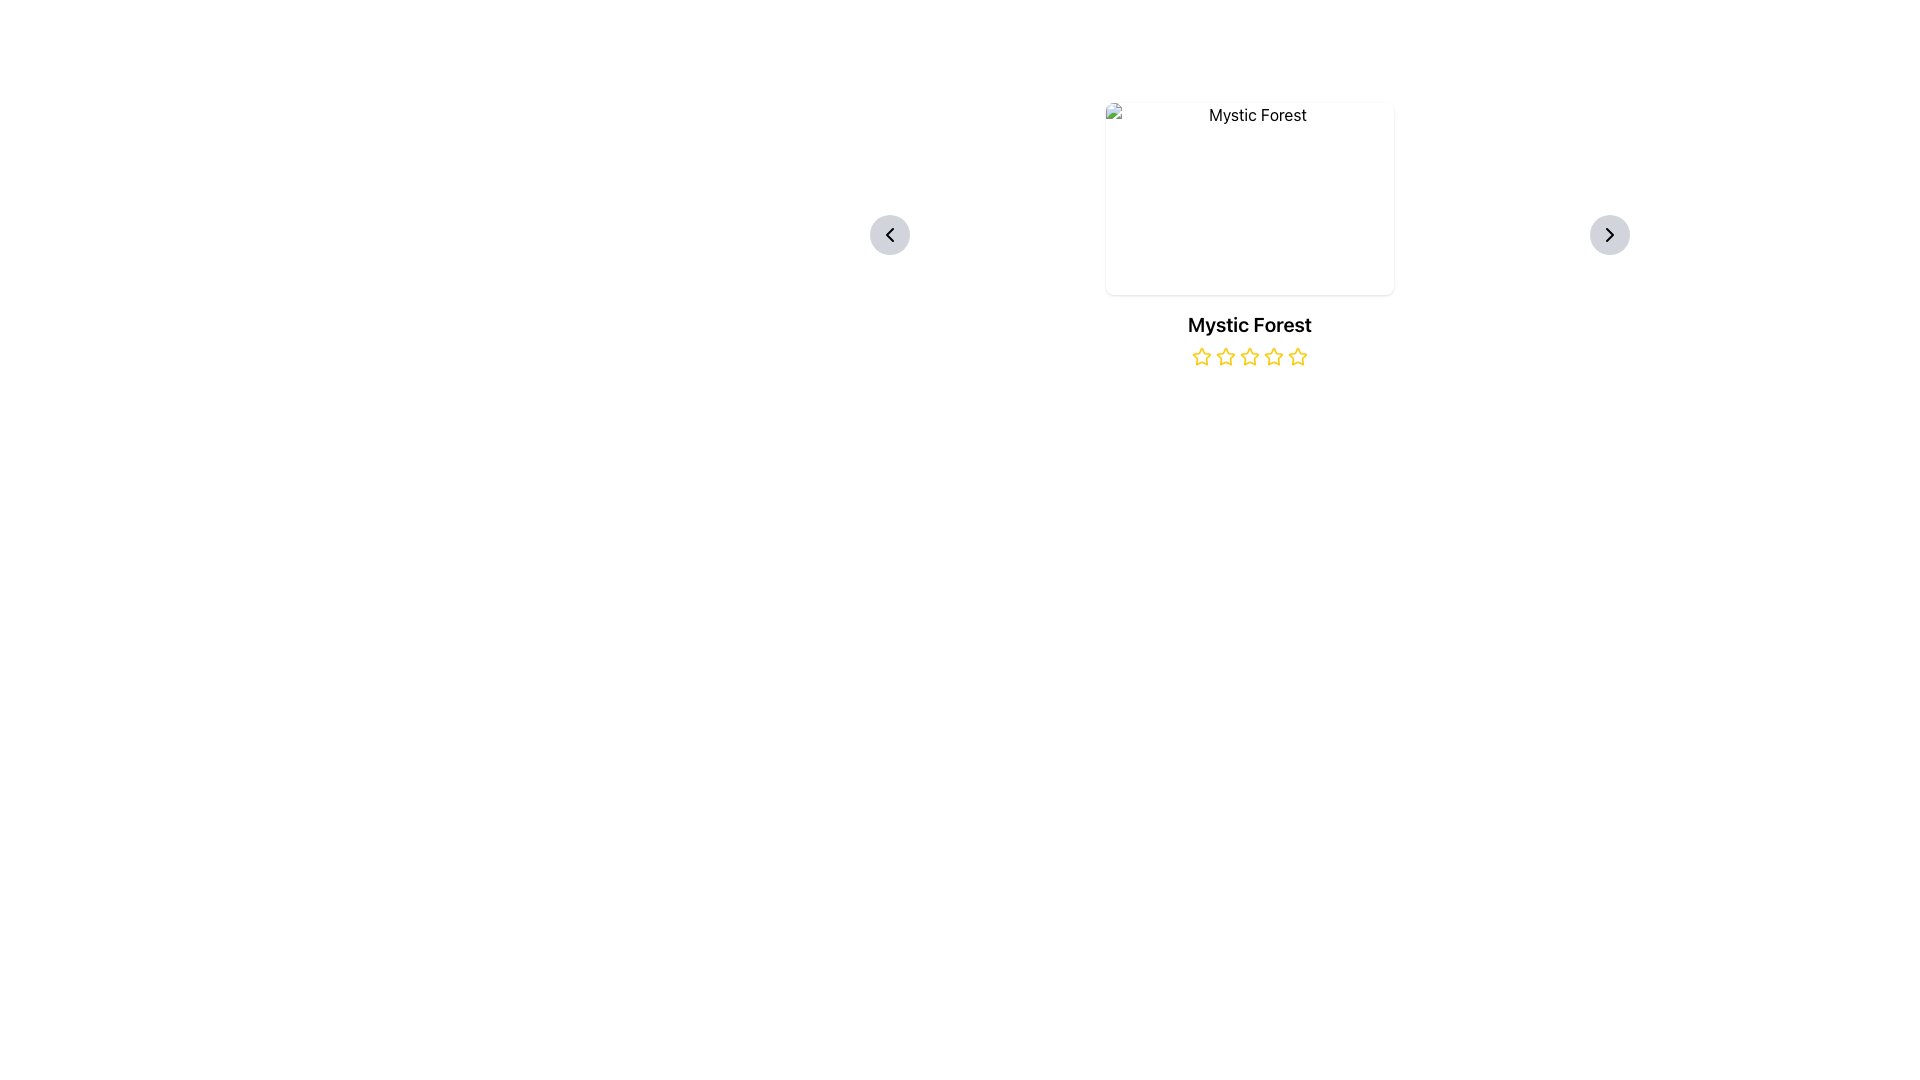  Describe the element at coordinates (1297, 355) in the screenshot. I see `the fifth yellow star icon in the rating section below the 'Mystic Forest' text to indicate selection` at that location.